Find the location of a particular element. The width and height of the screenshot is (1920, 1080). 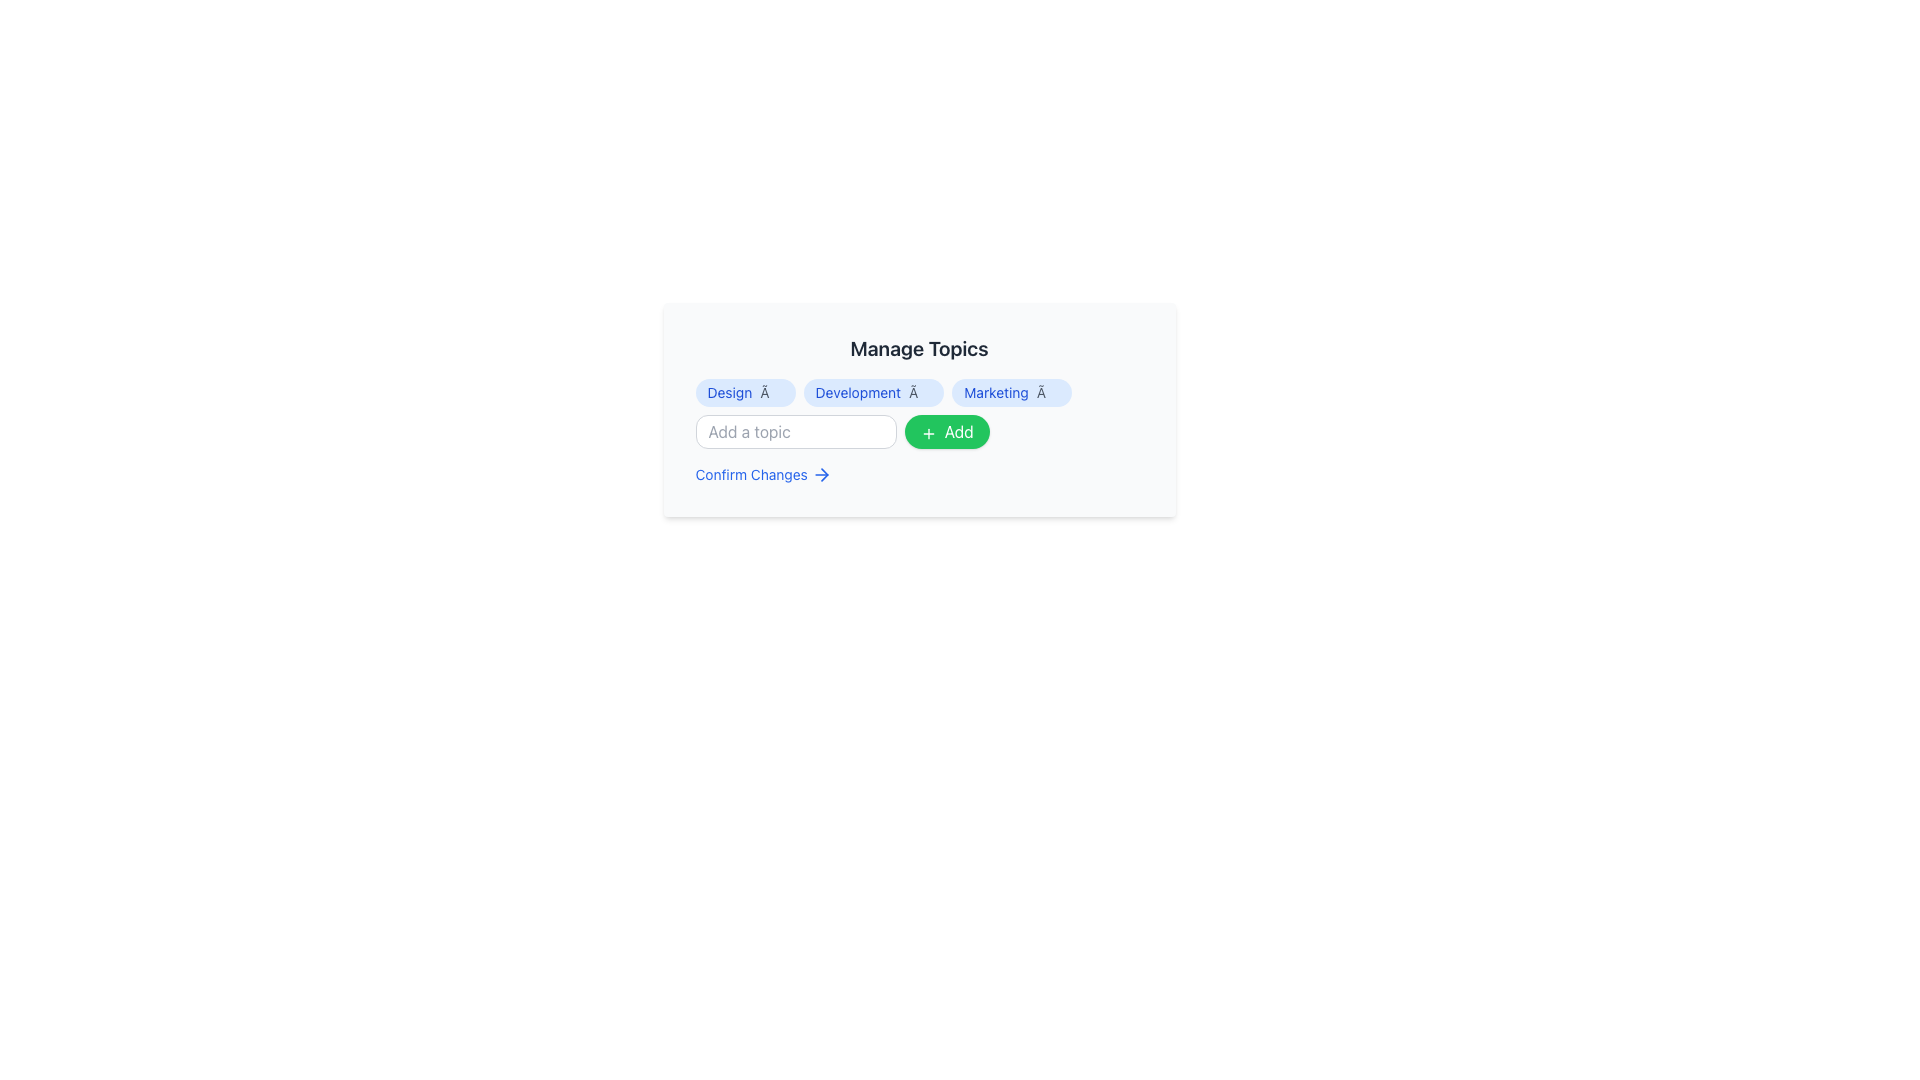

the '×' on the 'Design' tag is located at coordinates (744, 393).